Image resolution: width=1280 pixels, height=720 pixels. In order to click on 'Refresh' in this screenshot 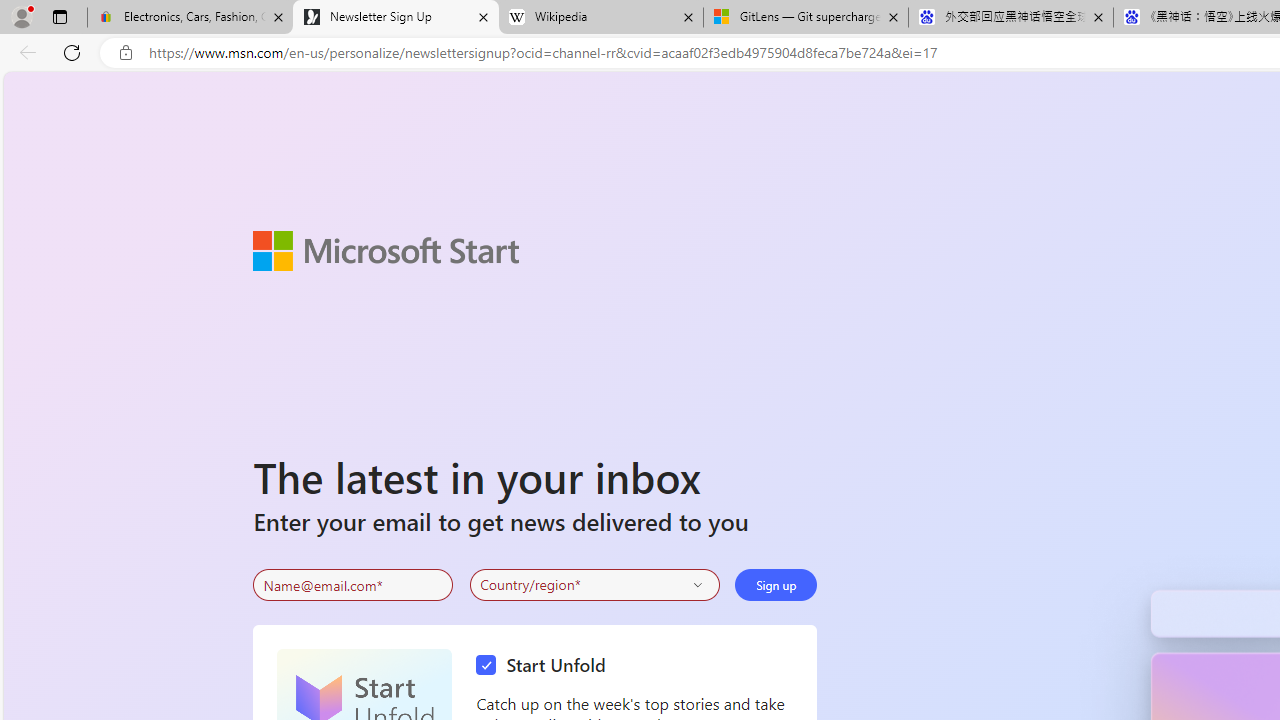, I will do `click(72, 51)`.